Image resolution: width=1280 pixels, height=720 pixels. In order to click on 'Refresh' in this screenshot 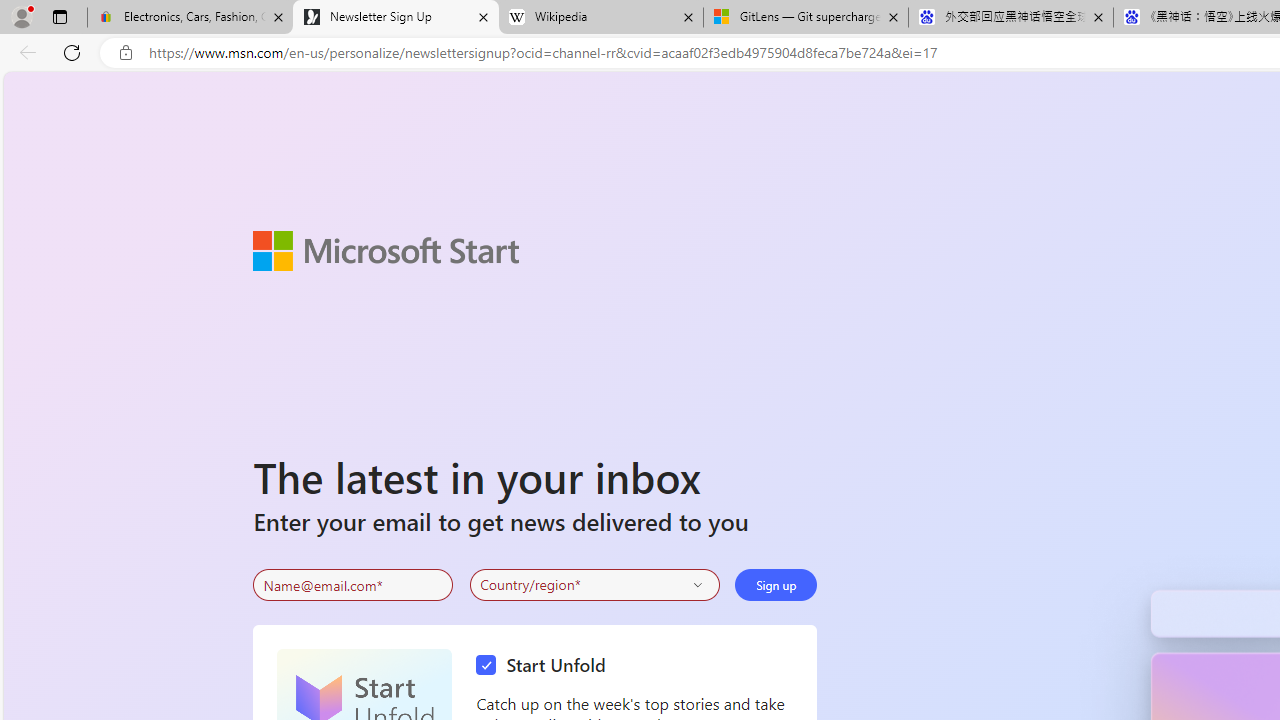, I will do `click(72, 51)`.